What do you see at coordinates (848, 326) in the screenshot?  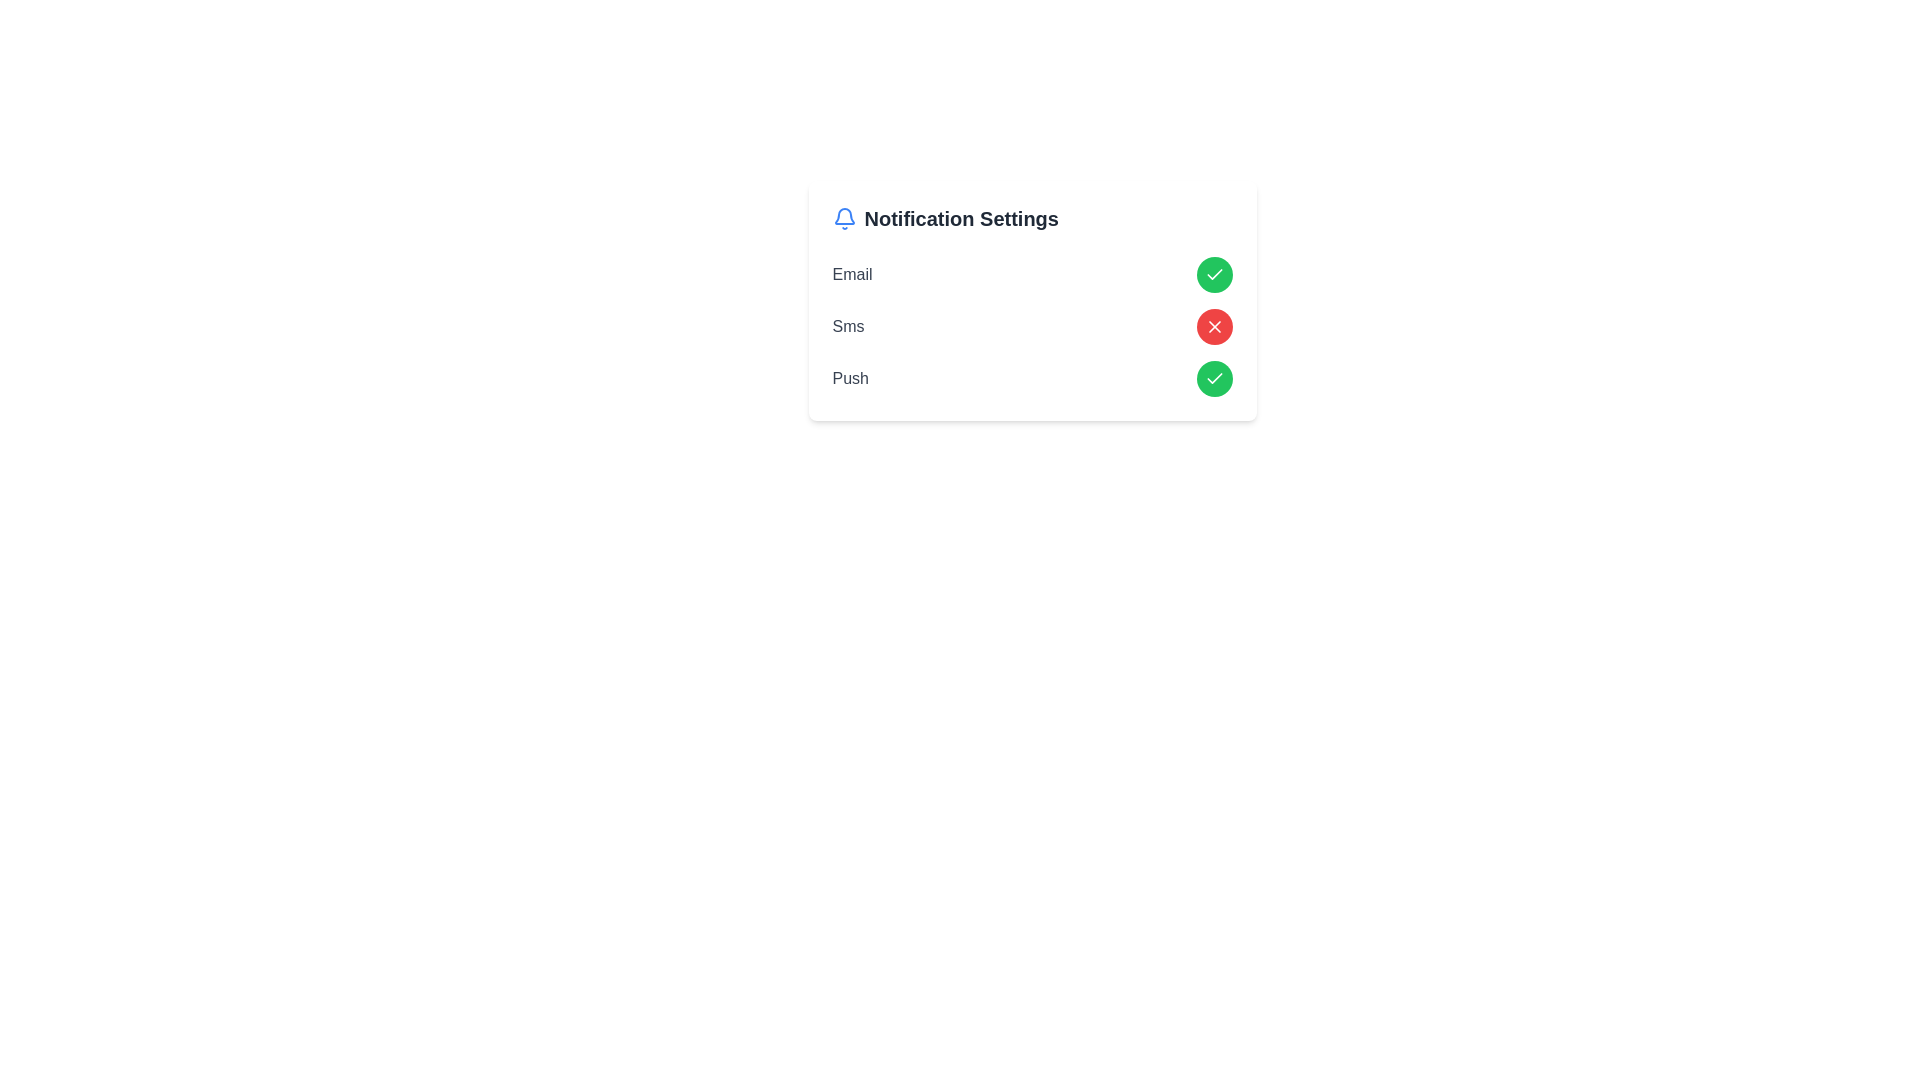 I see `the 'sms' text label, which is the second item in the Notification Settings list, positioned between 'Email' and 'Push'` at bounding box center [848, 326].